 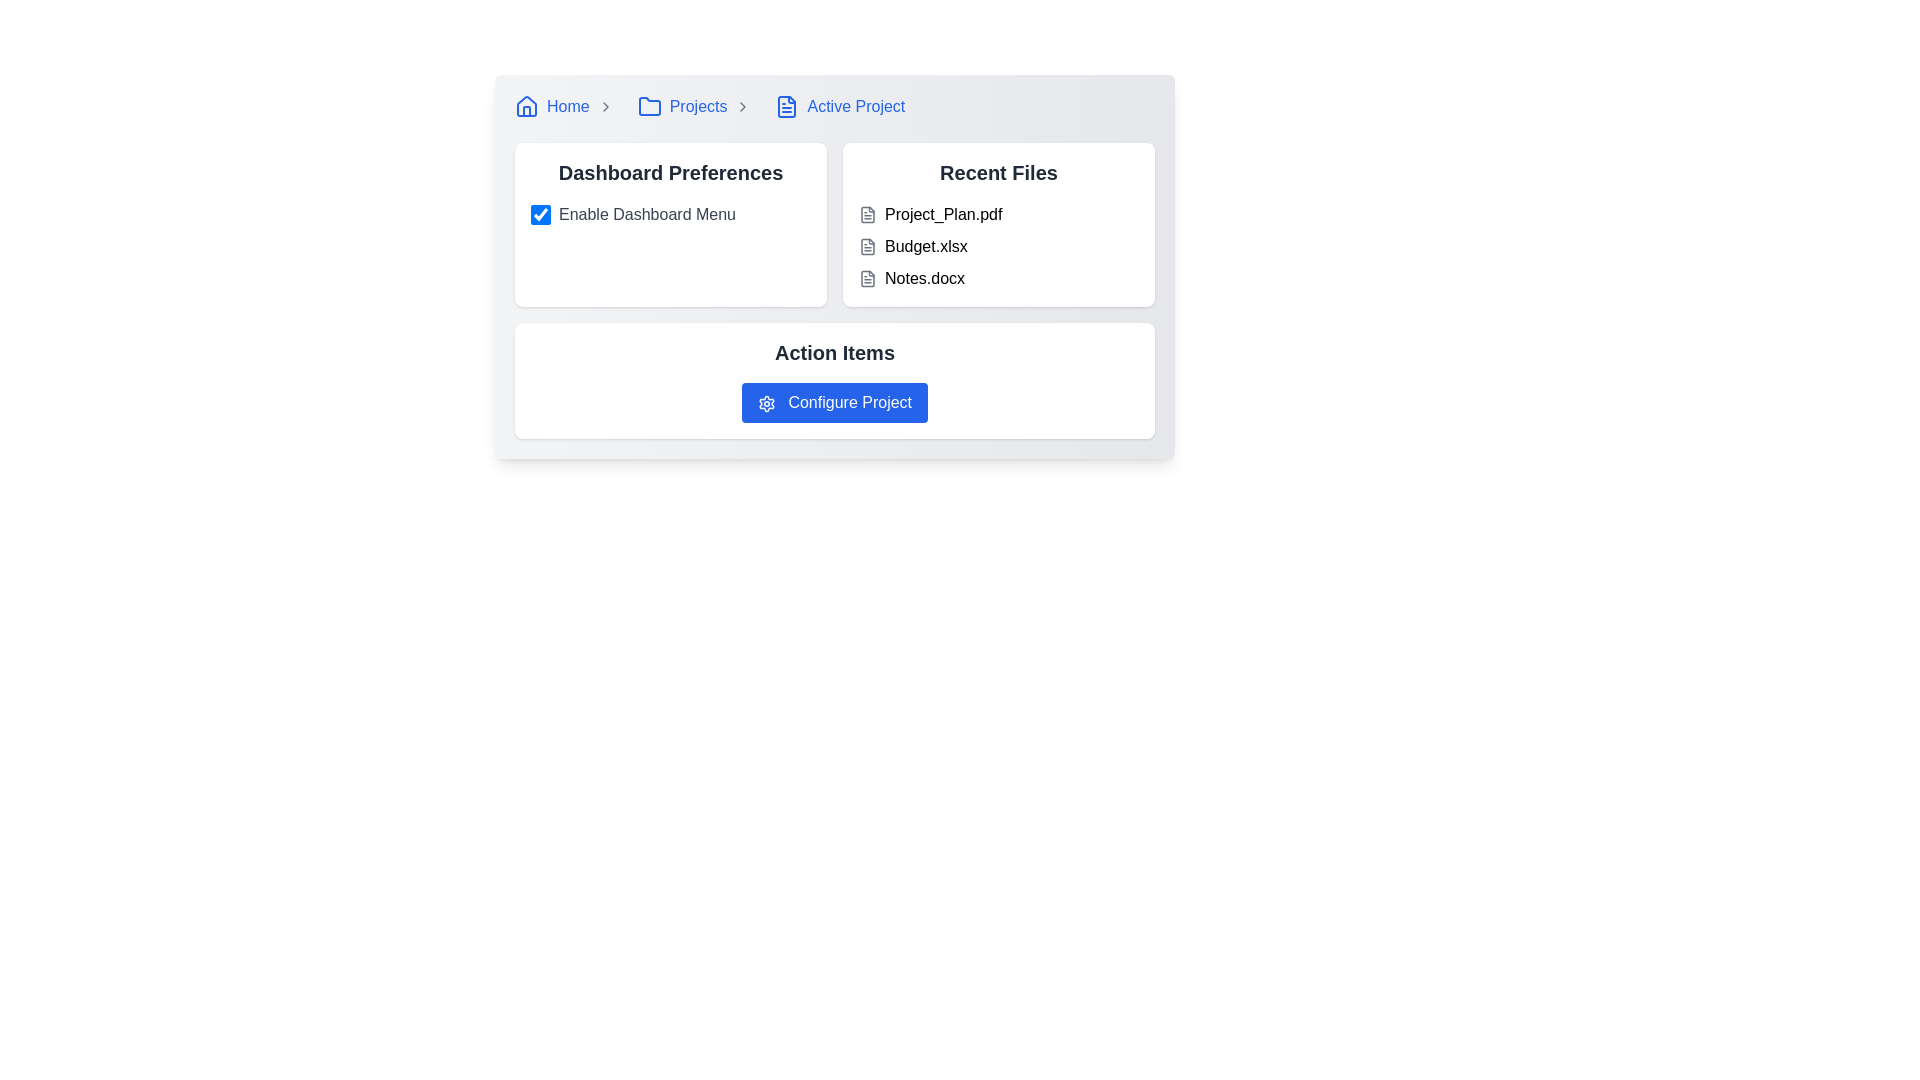 What do you see at coordinates (868, 215) in the screenshot?
I see `the main body of the document icon, which is part of a file-like icon in the recent files list, located towards the left side` at bounding box center [868, 215].